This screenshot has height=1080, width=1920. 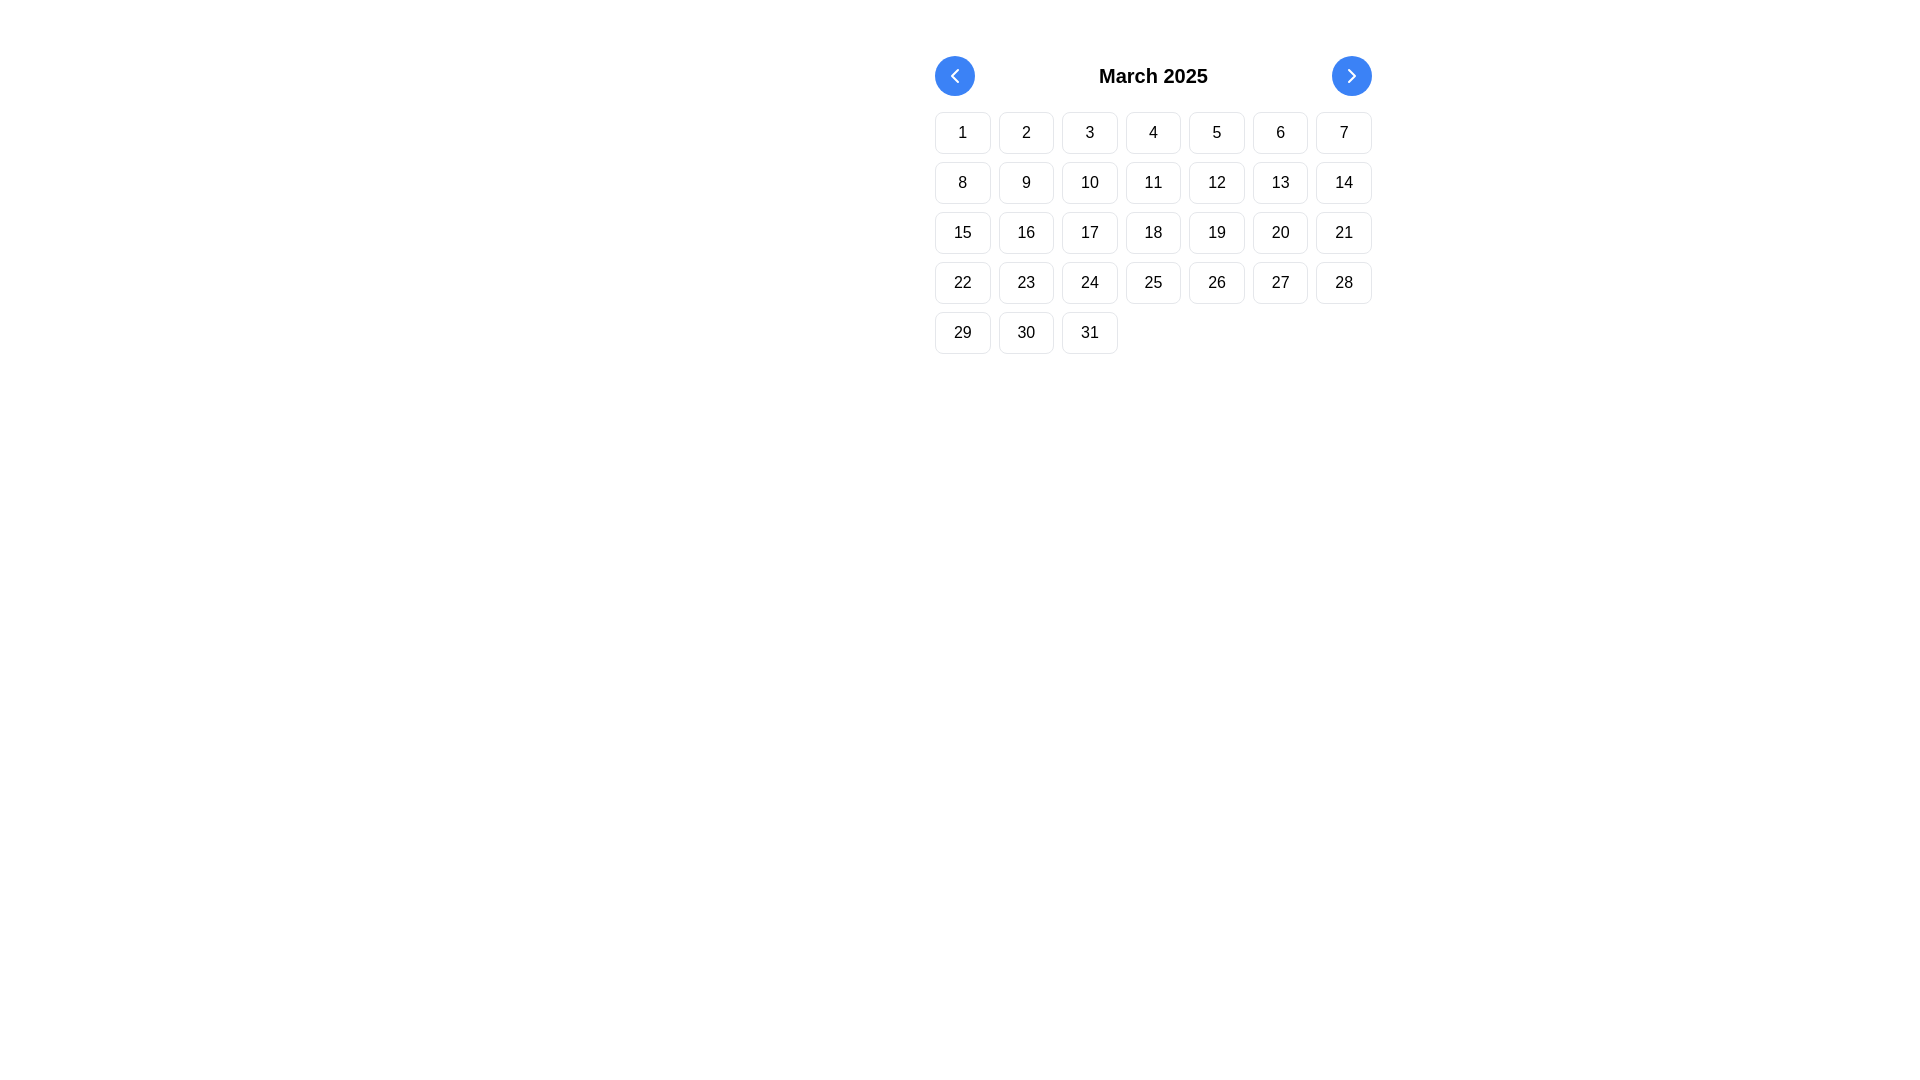 What do you see at coordinates (1088, 331) in the screenshot?
I see `the calendar date button representing '31'` at bounding box center [1088, 331].